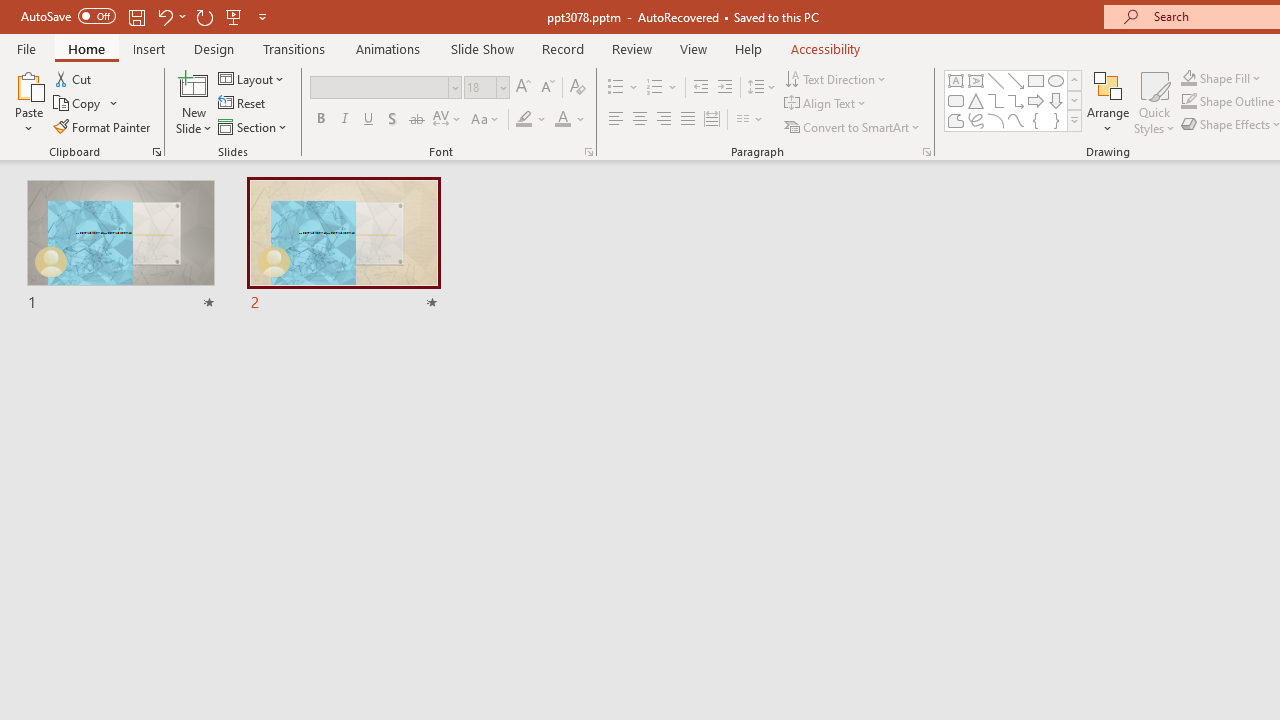  I want to click on 'Decrease Indent', so click(700, 86).